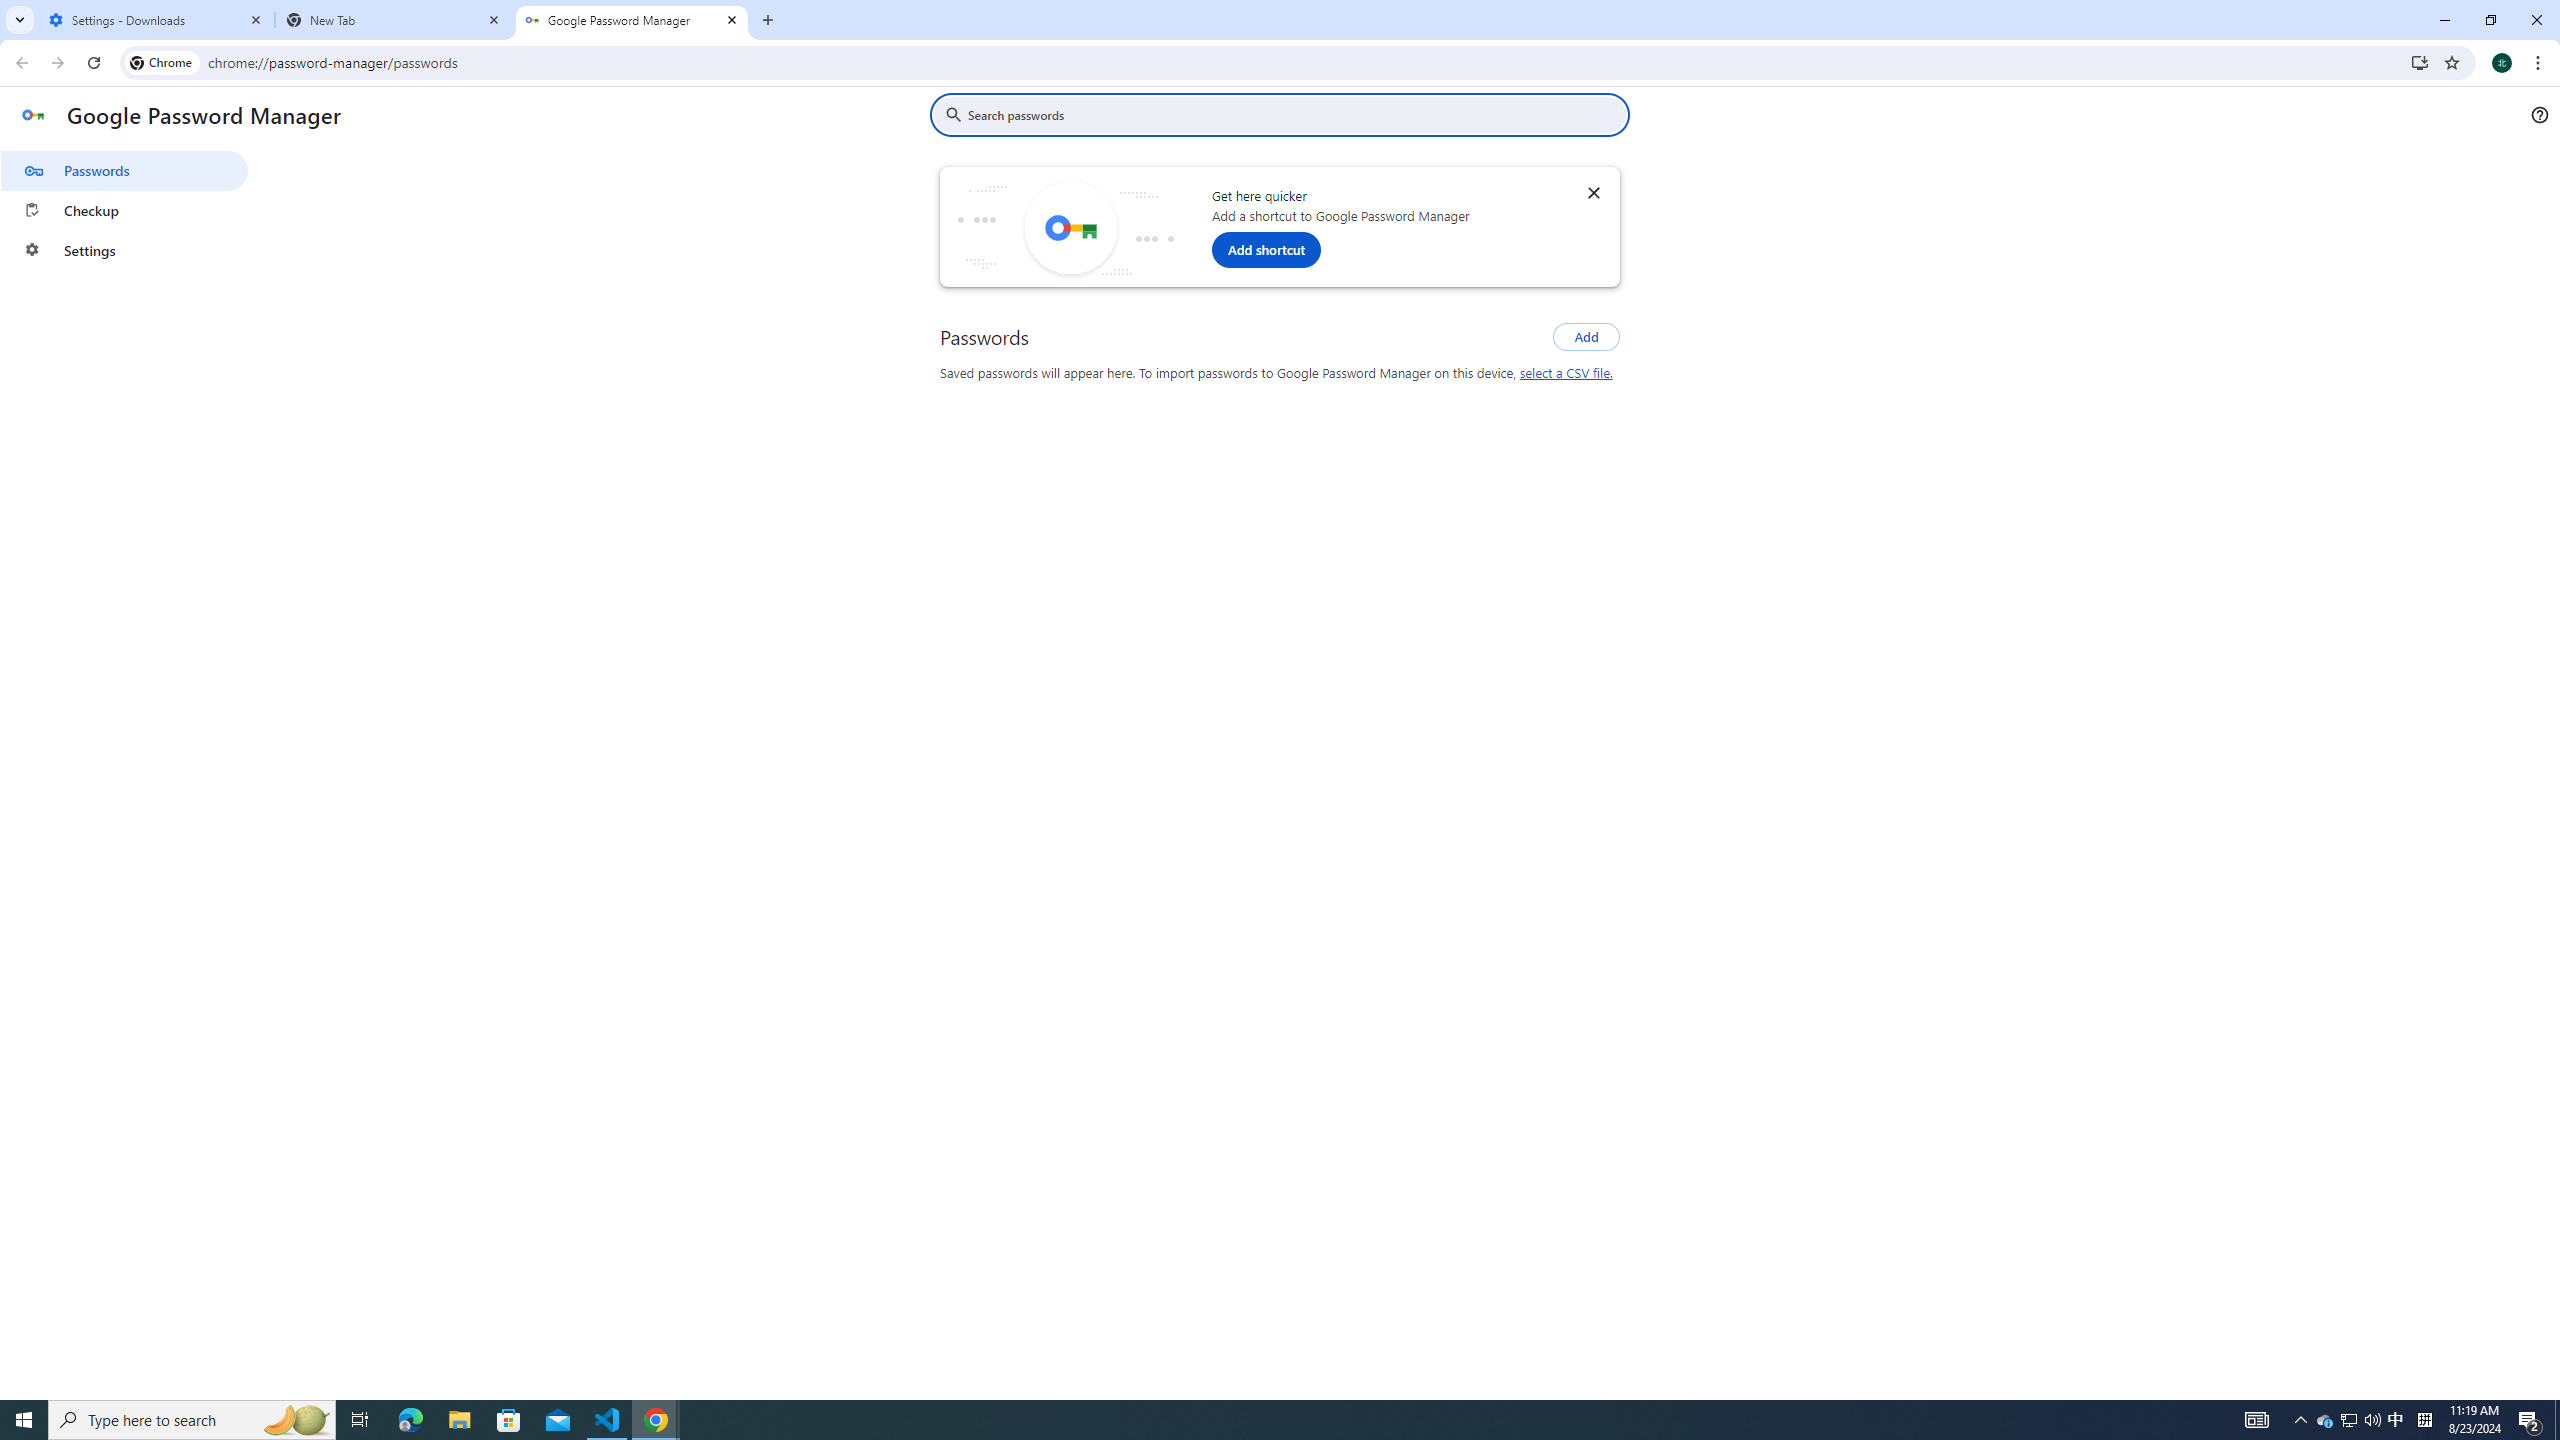  I want to click on 'Add shortcut', so click(1264, 249).